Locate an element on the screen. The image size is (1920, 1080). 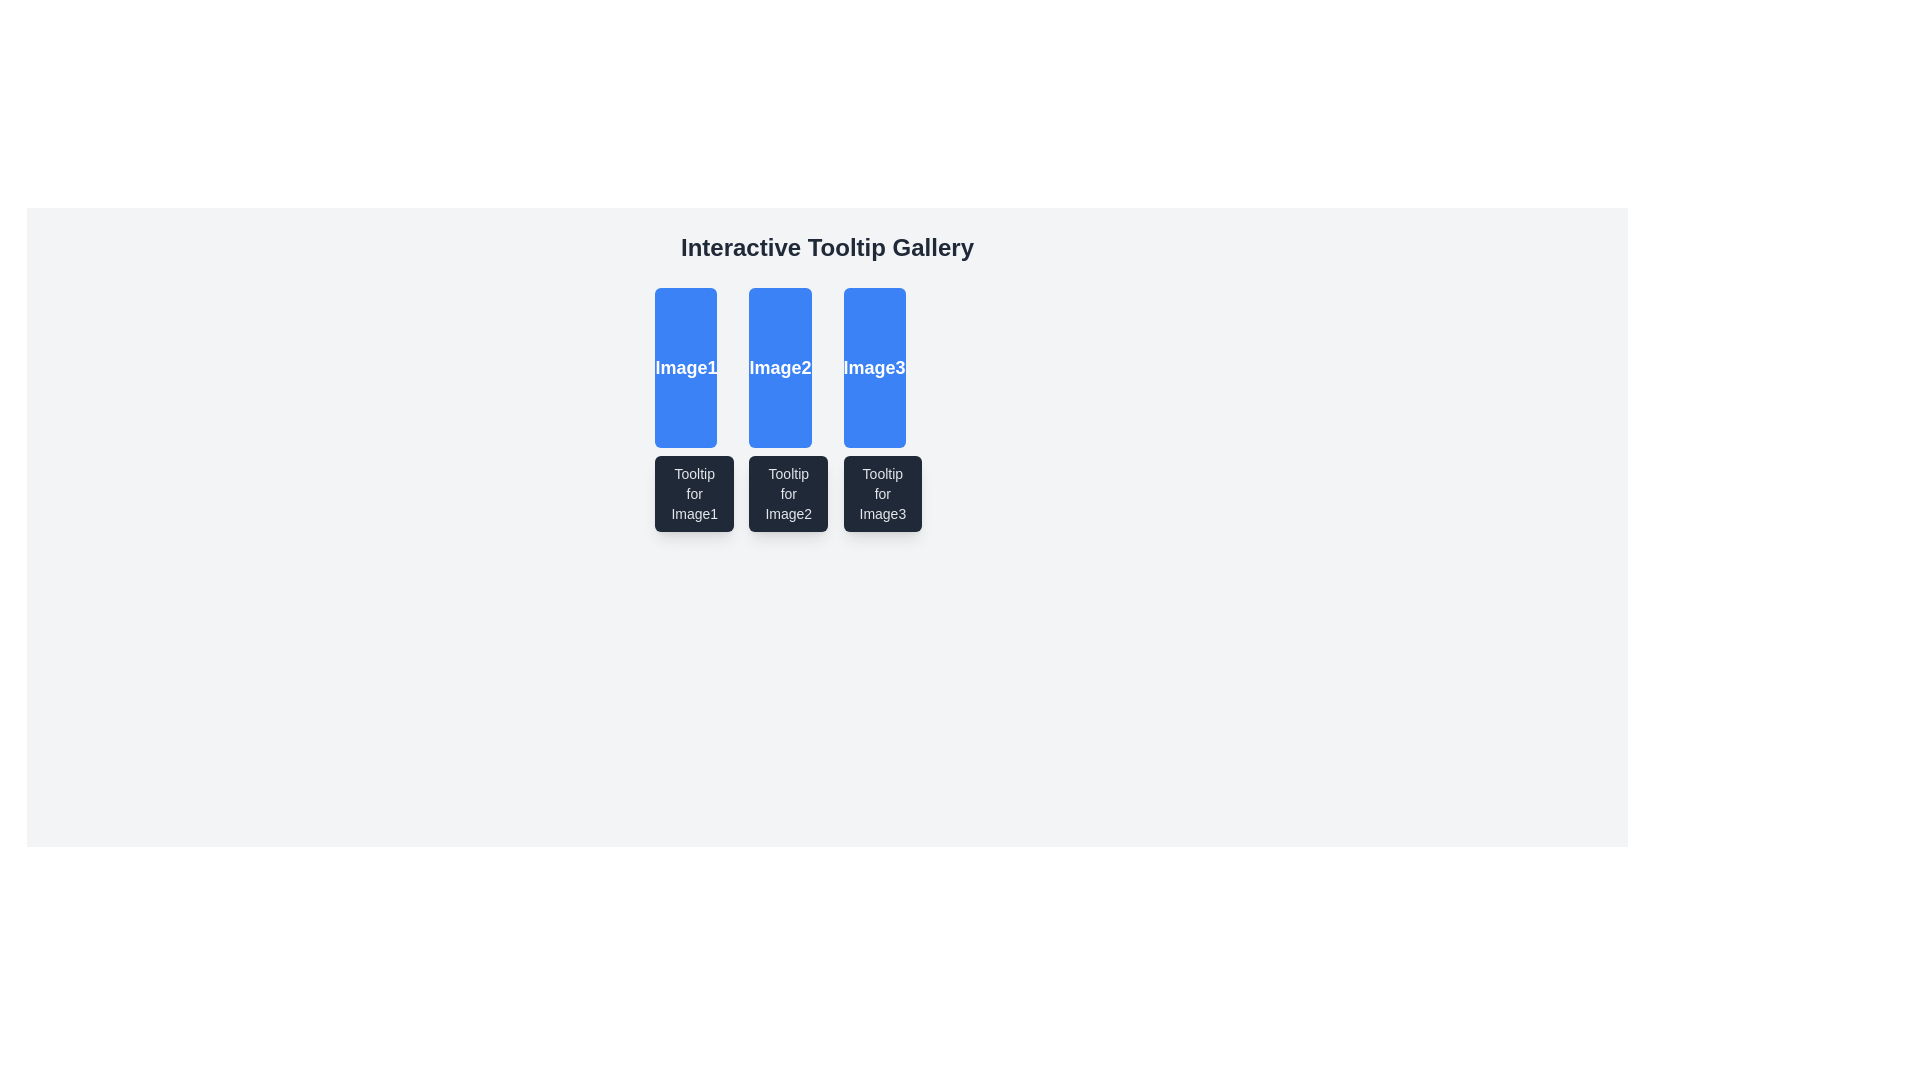
the interactive panel labeled 'Image3', which is a vertically-oriented blue rectangle with rounded corners and white text, to initiate interaction is located at coordinates (873, 367).